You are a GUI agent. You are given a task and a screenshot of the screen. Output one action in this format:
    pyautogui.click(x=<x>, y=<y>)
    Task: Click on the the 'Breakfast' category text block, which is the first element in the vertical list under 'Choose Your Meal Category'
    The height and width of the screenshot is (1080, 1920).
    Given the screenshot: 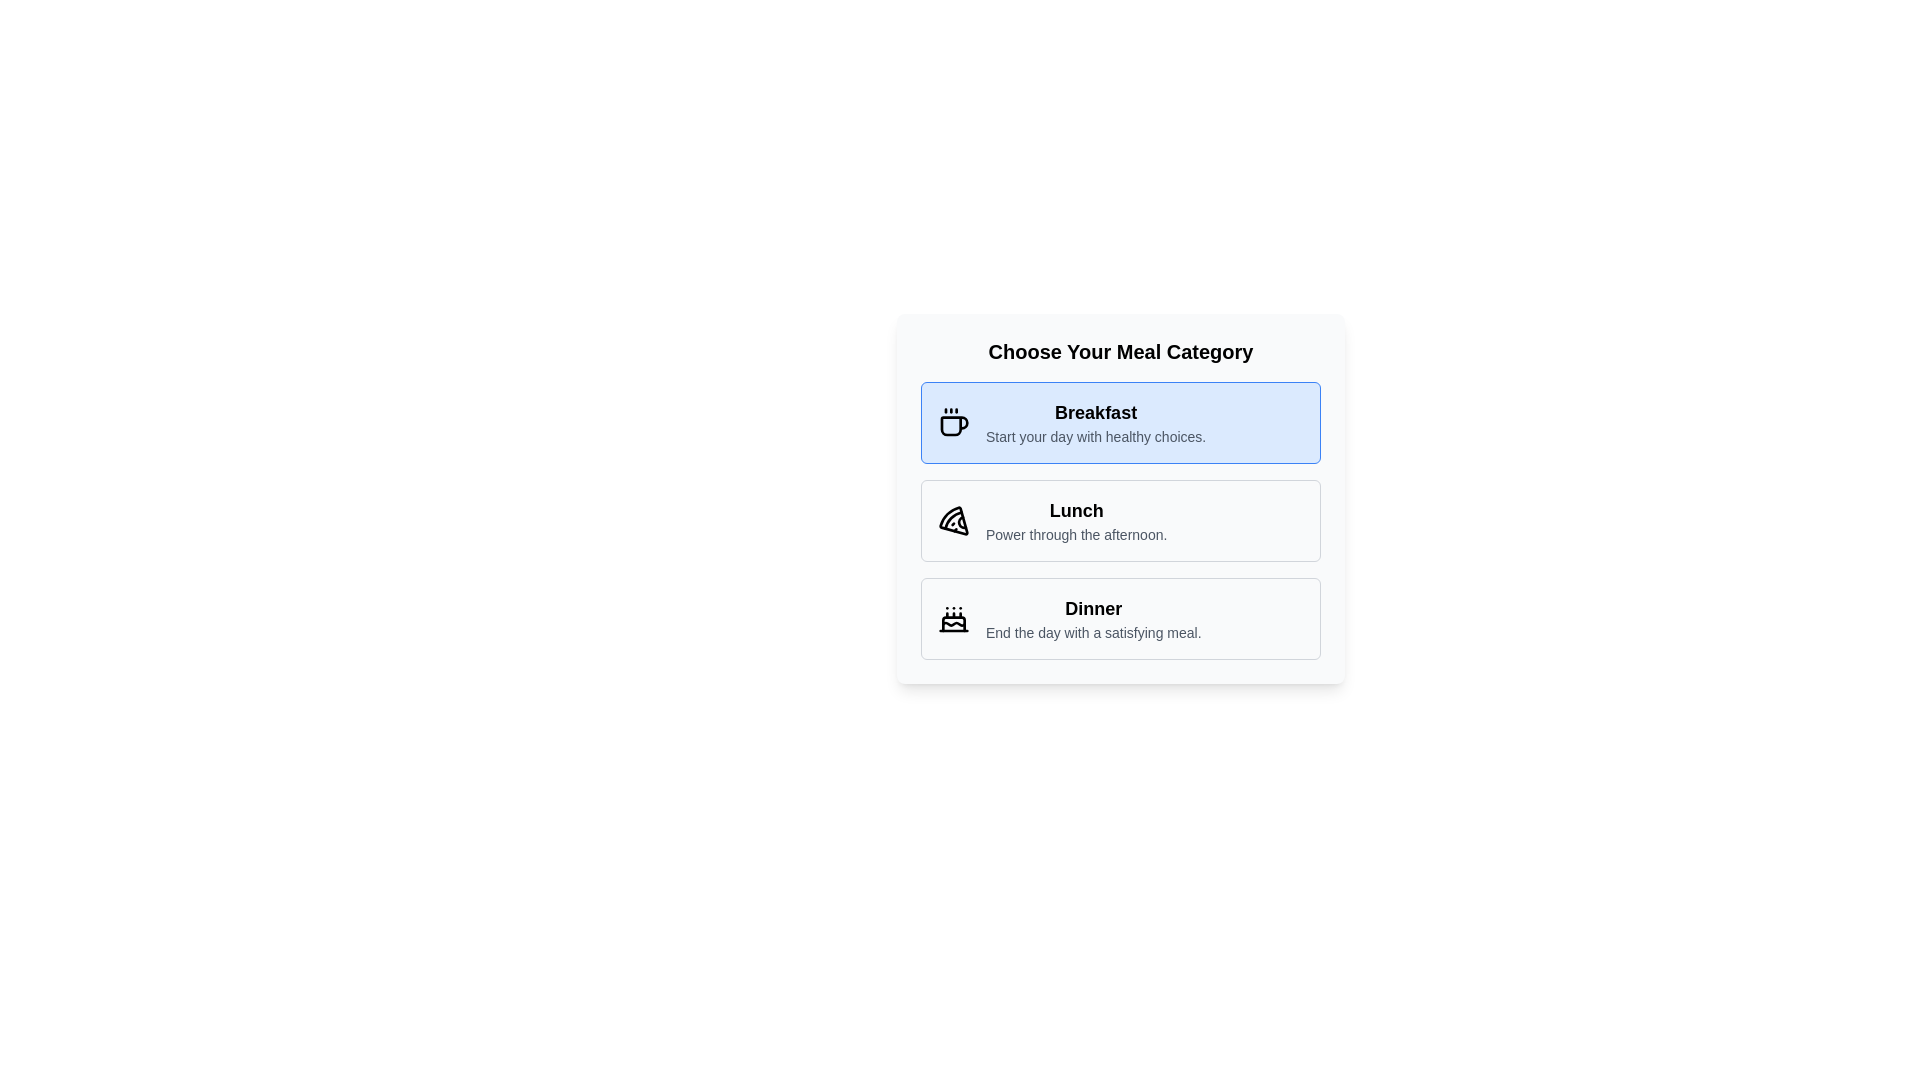 What is the action you would take?
    pyautogui.click(x=1095, y=422)
    